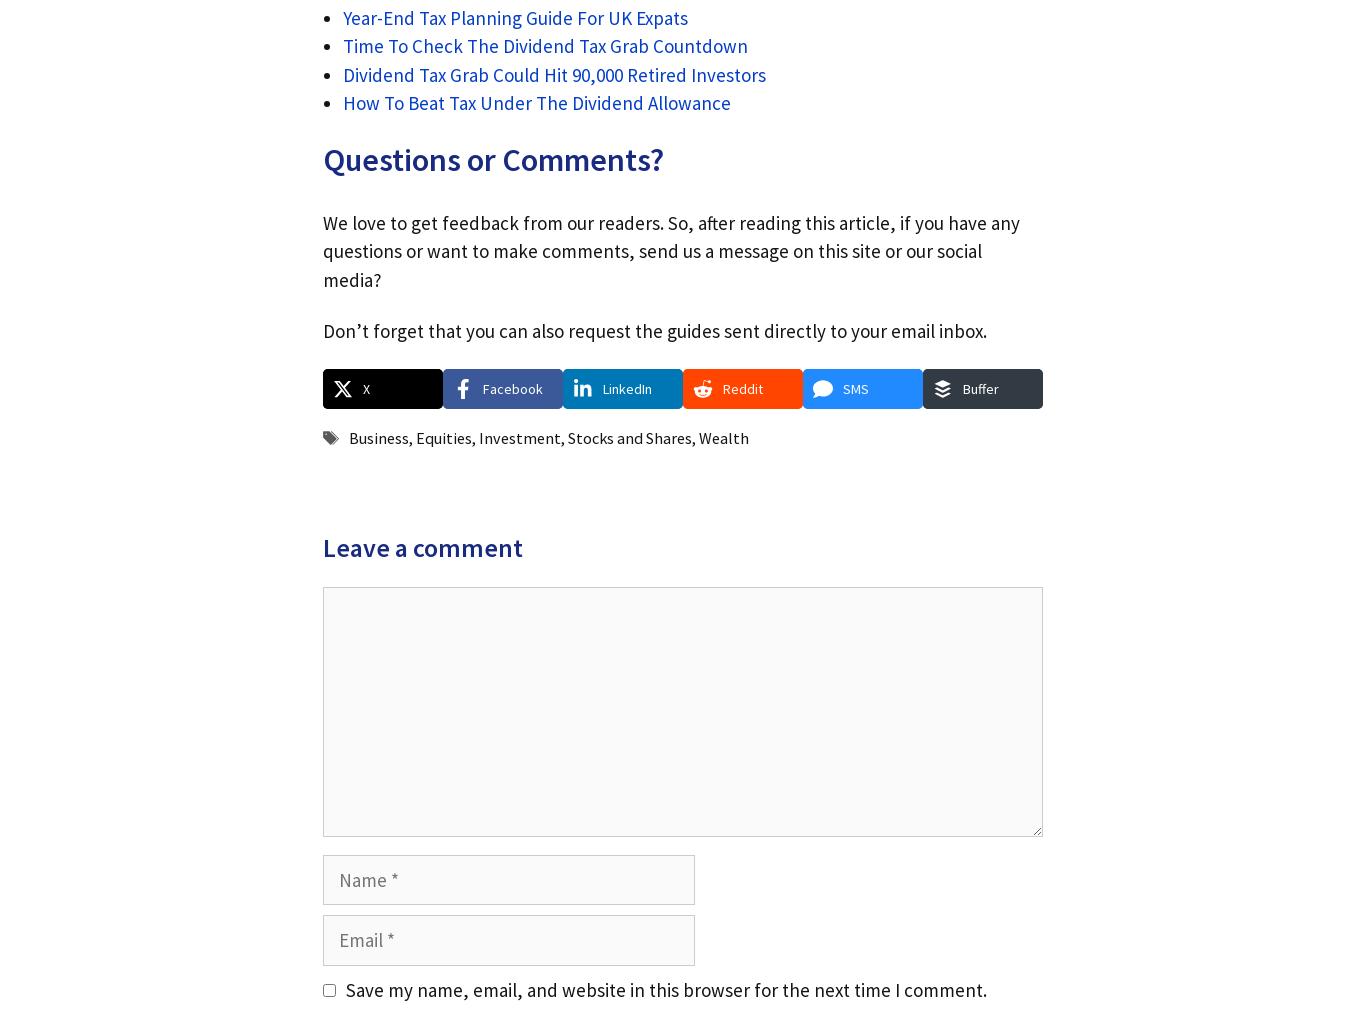  Describe the element at coordinates (376, 438) in the screenshot. I see `'Business'` at that location.